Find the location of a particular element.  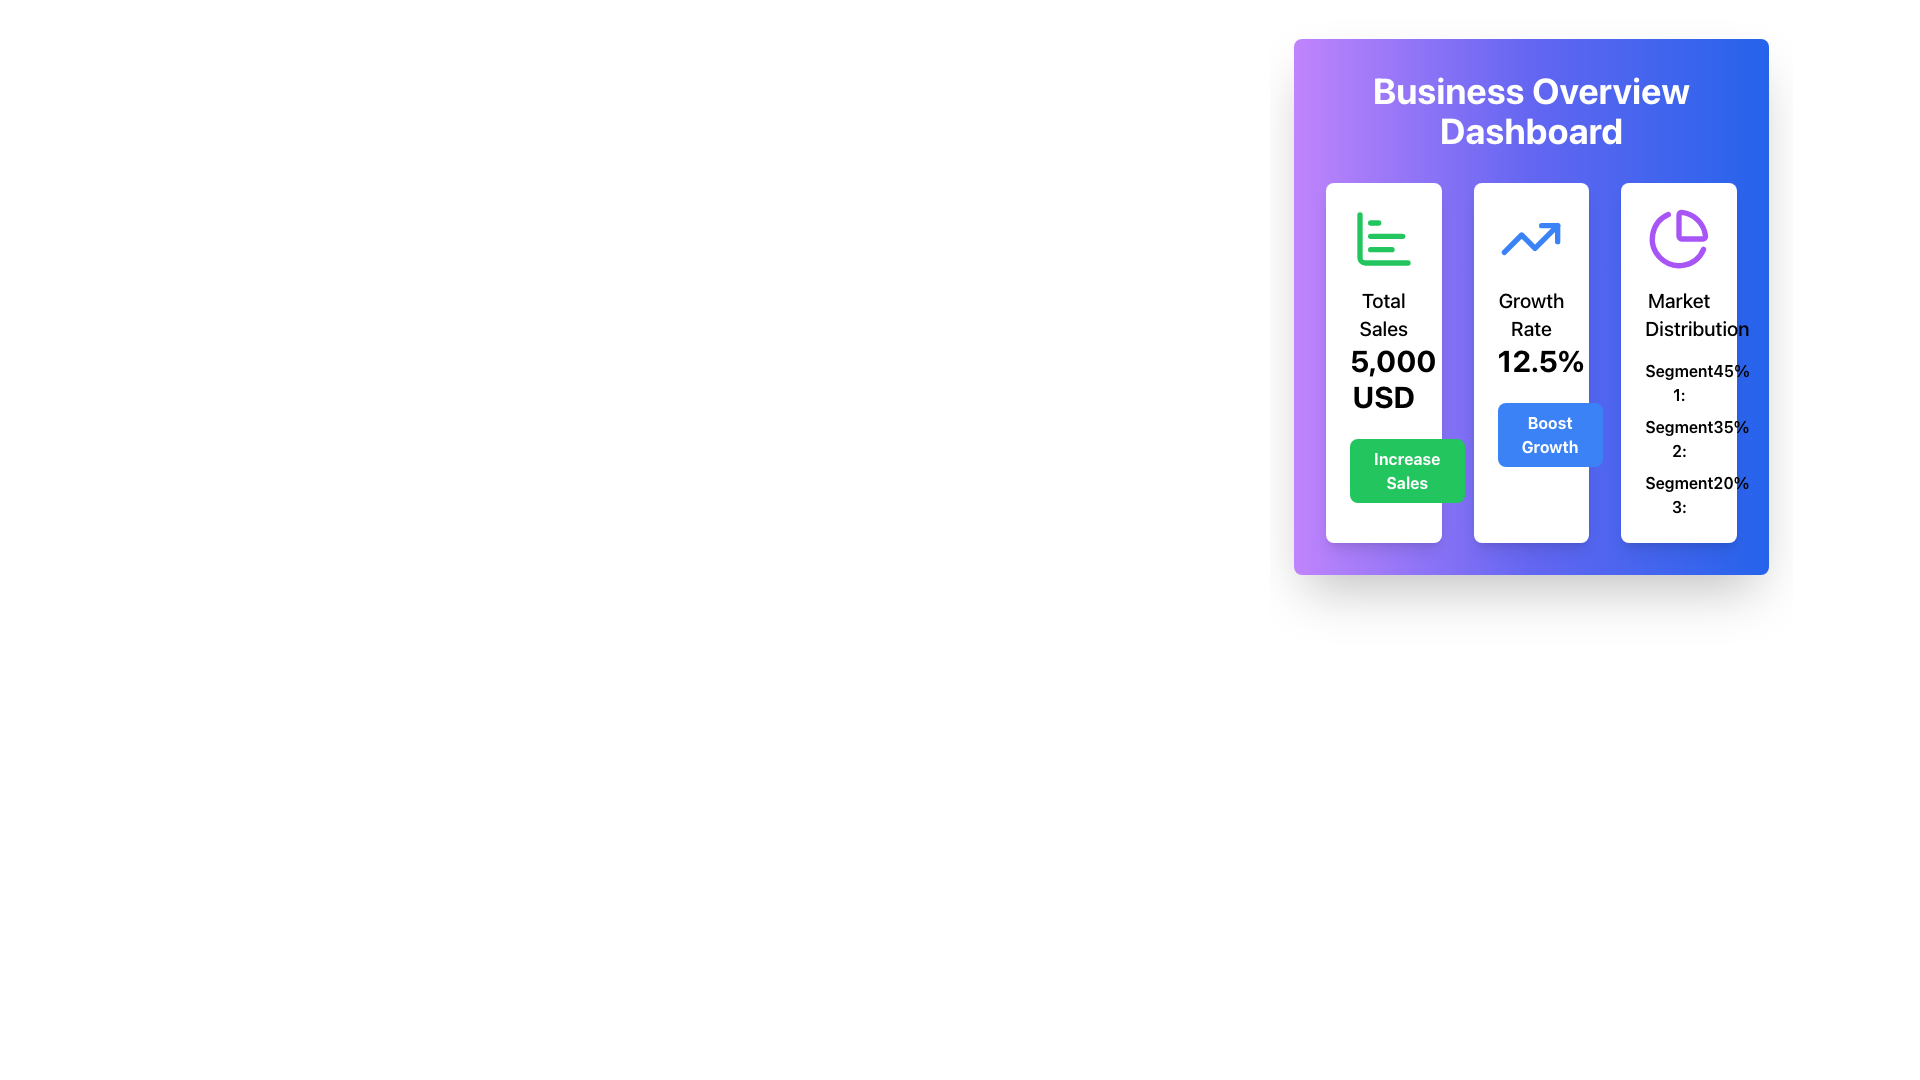

the text label identifying a segment within the 'Market Distribution' column of the dashboard for accessibility navigation is located at coordinates (1679, 438).